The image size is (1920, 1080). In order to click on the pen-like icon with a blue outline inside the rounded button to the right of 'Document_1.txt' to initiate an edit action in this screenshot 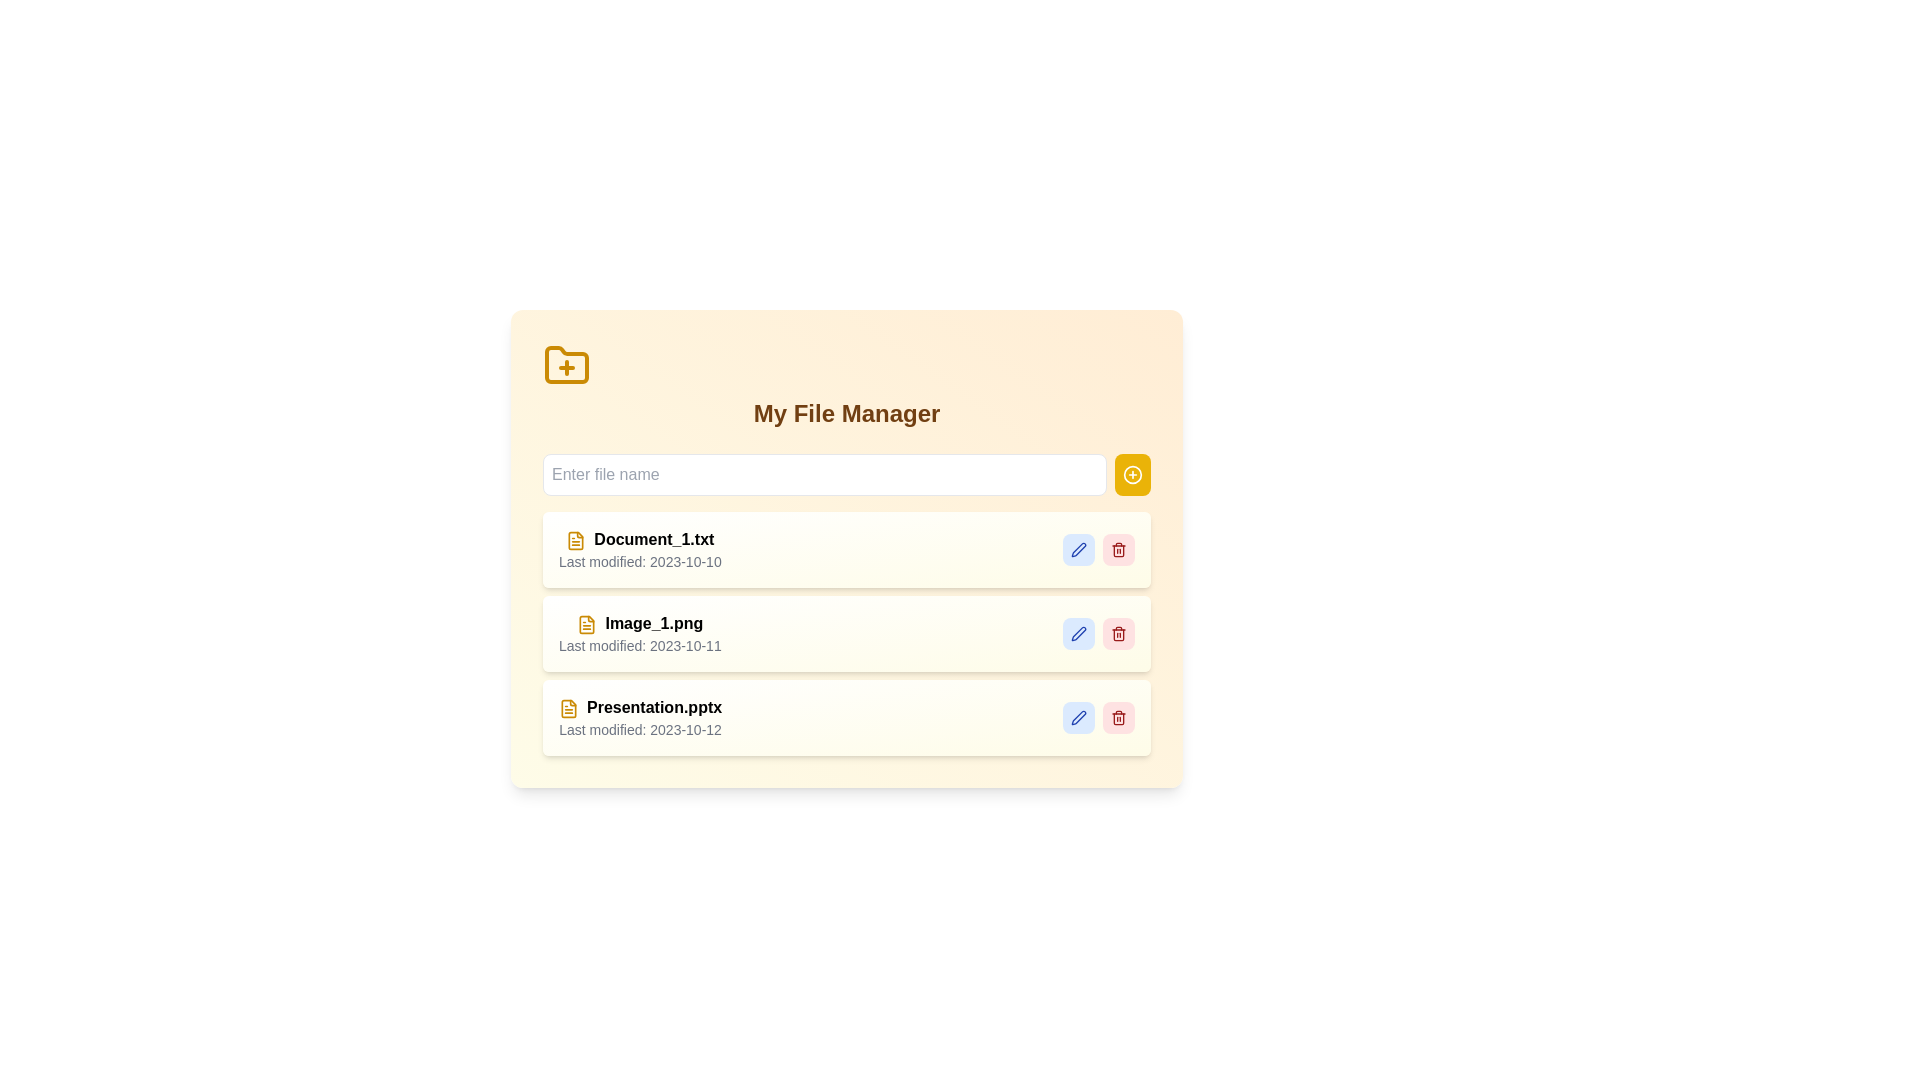, I will do `click(1078, 550)`.